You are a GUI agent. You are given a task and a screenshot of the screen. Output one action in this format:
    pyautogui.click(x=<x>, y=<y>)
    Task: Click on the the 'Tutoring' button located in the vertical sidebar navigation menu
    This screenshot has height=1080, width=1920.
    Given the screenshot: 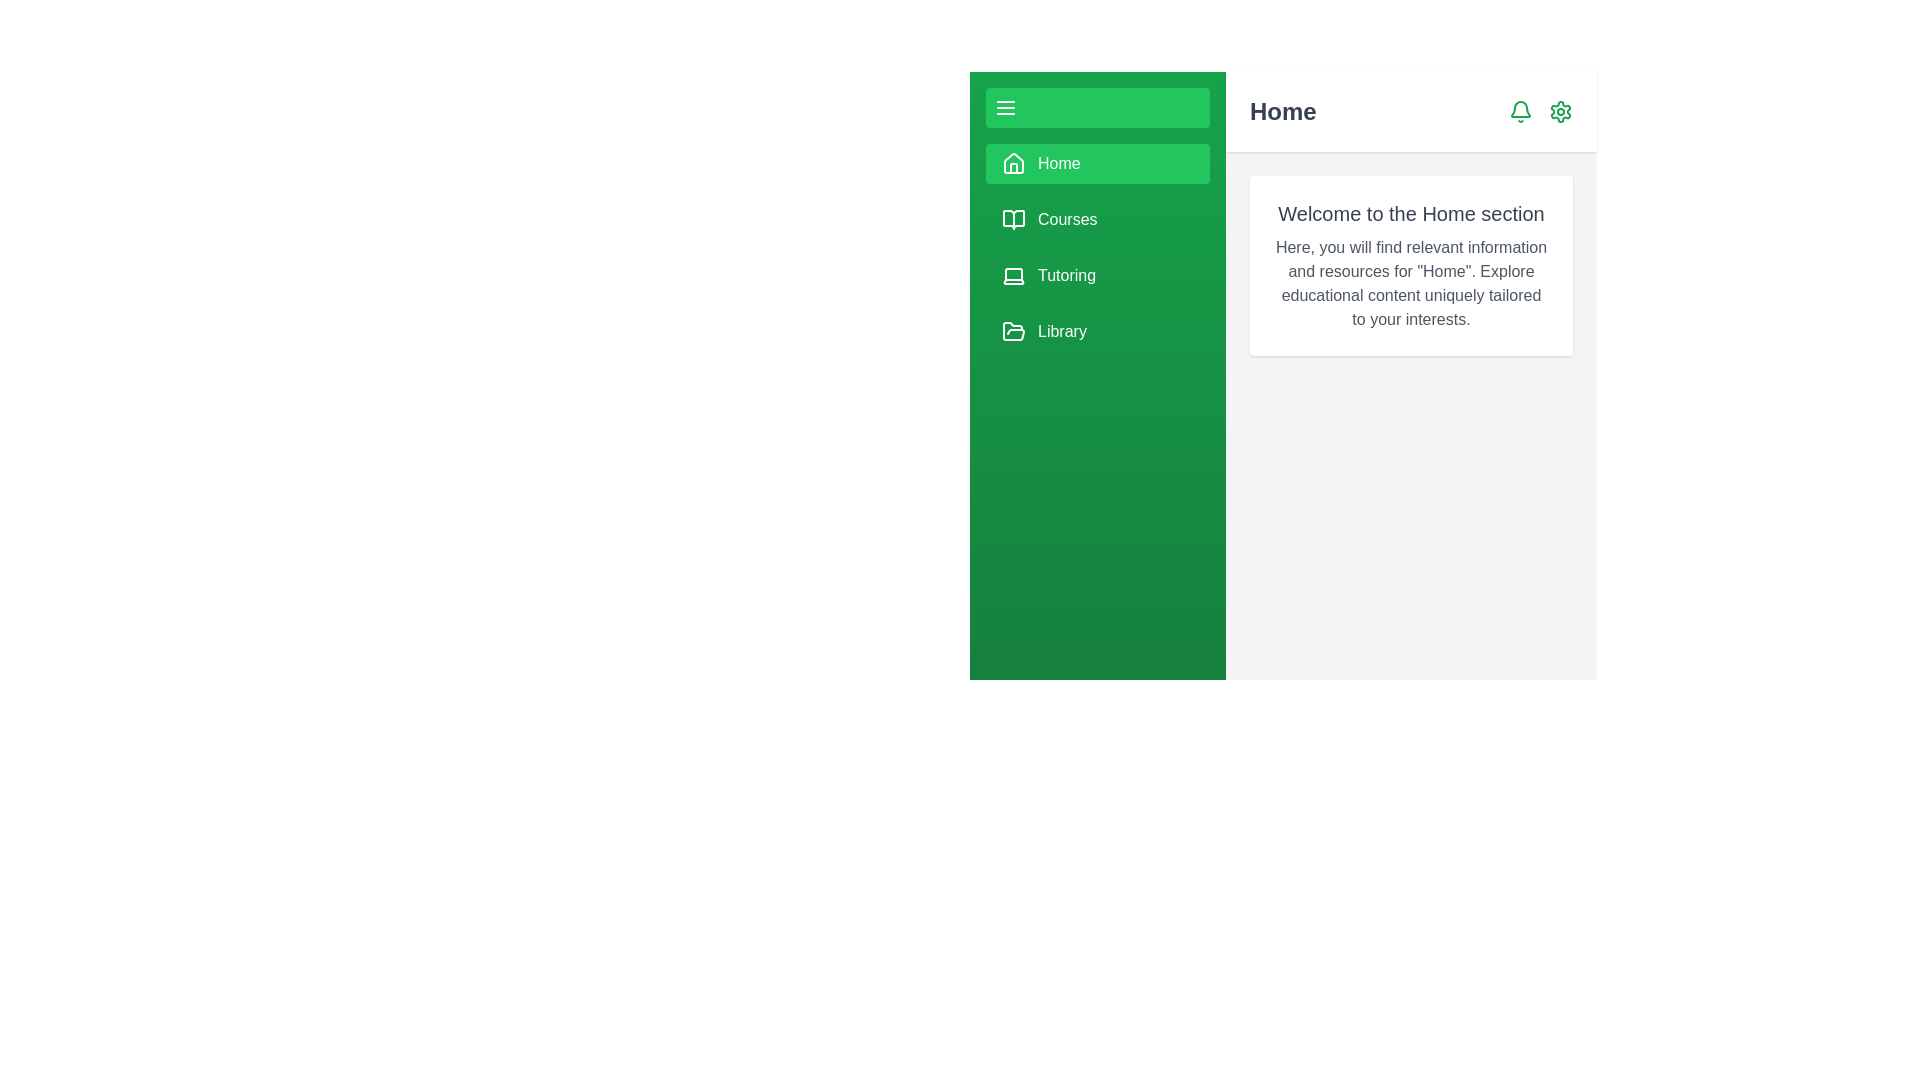 What is the action you would take?
    pyautogui.click(x=1097, y=246)
    